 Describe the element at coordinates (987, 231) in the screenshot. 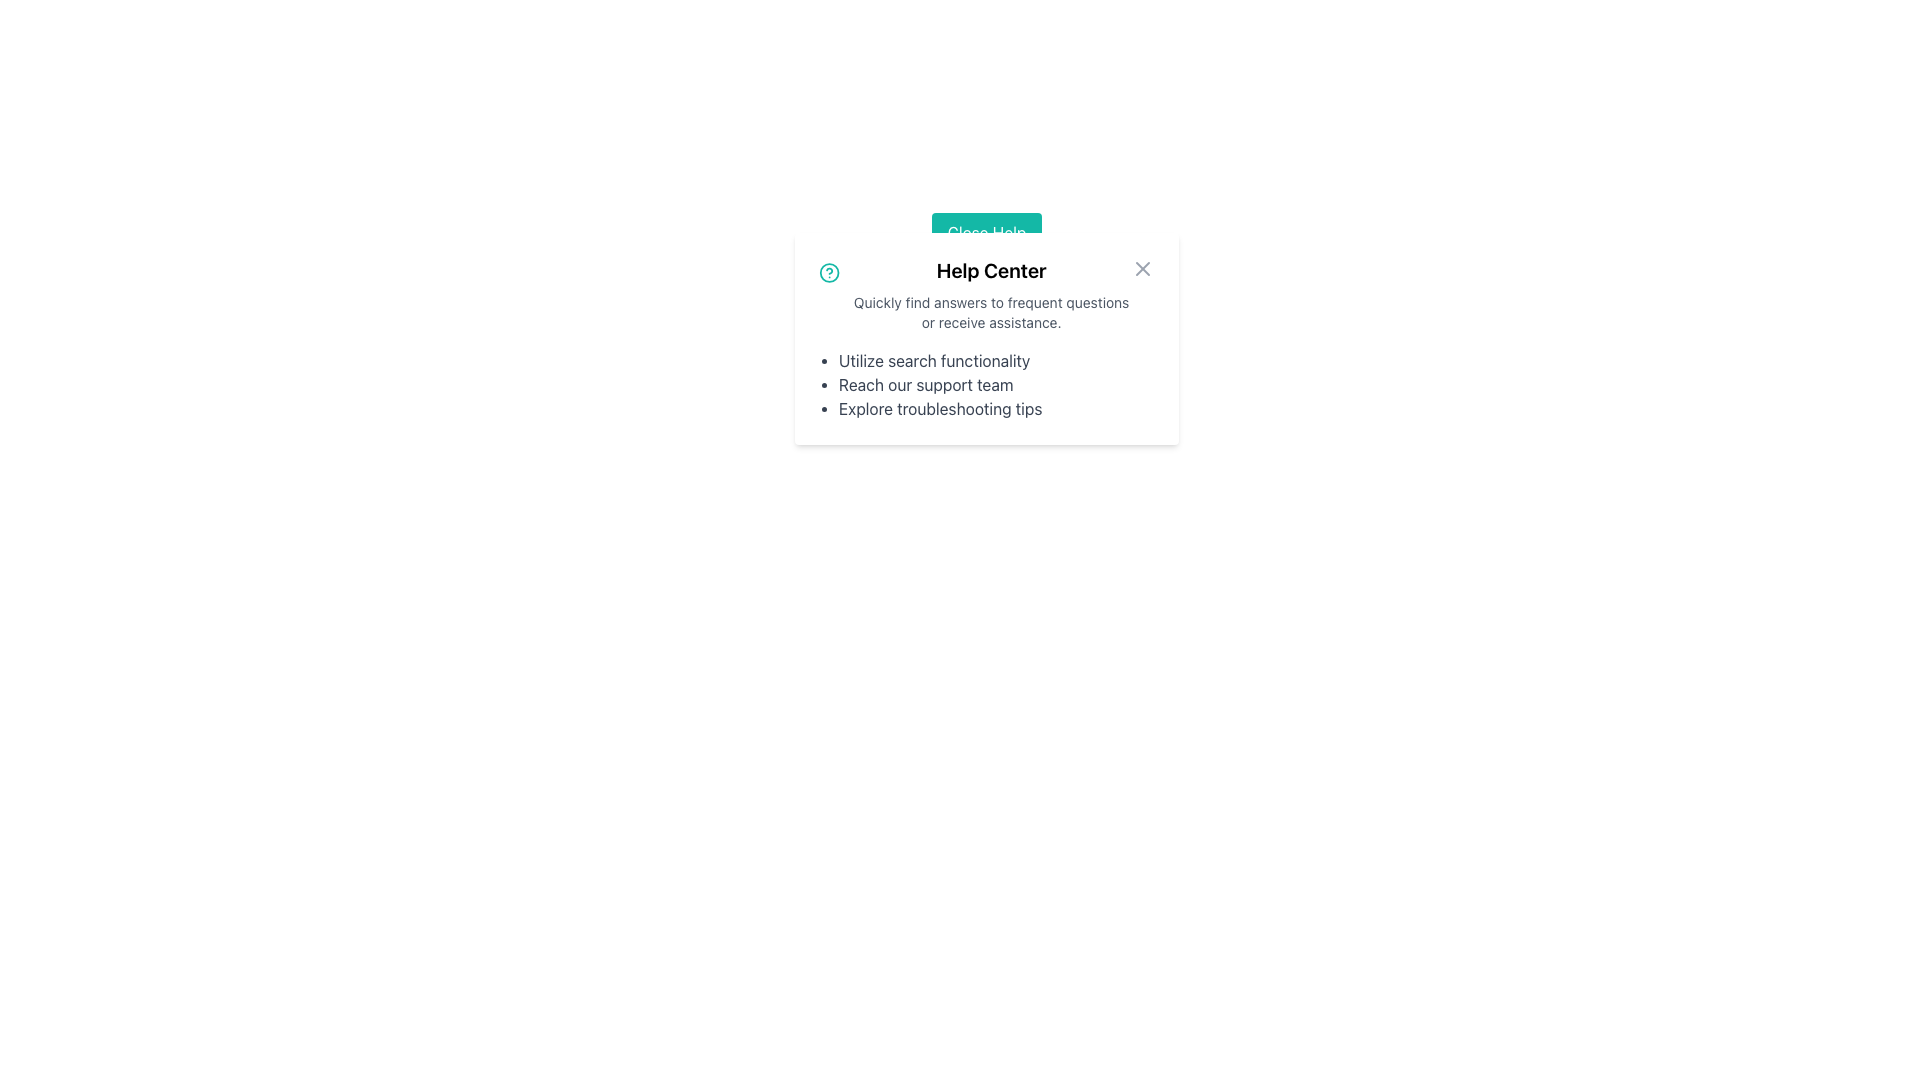

I see `the 'Close Help' button, which is a teal rectangular button with white text and rounded corners, located at the top center of the 'Help Center' section` at that location.